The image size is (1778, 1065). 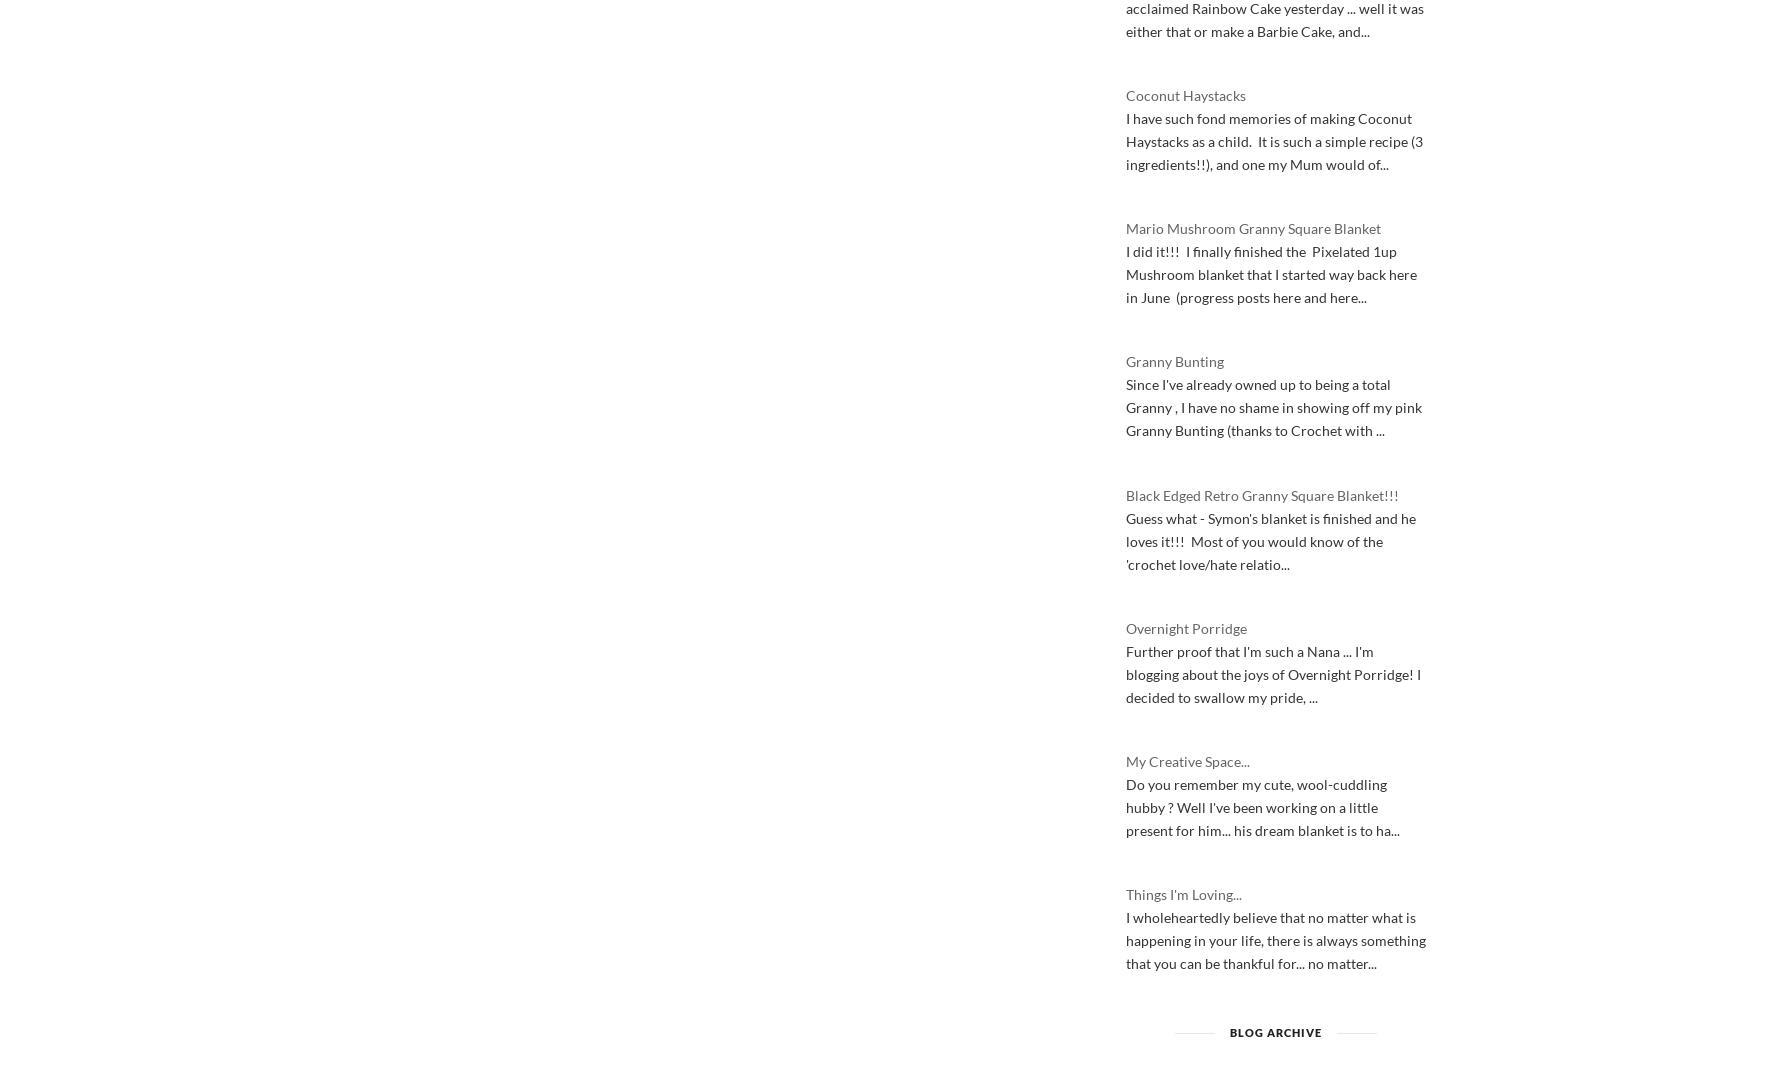 What do you see at coordinates (1273, 406) in the screenshot?
I see `'Since I've already owned up to being a total Granny , I have no shame in showing off my pink Granny Bunting (thanks to Crochet with ...'` at bounding box center [1273, 406].